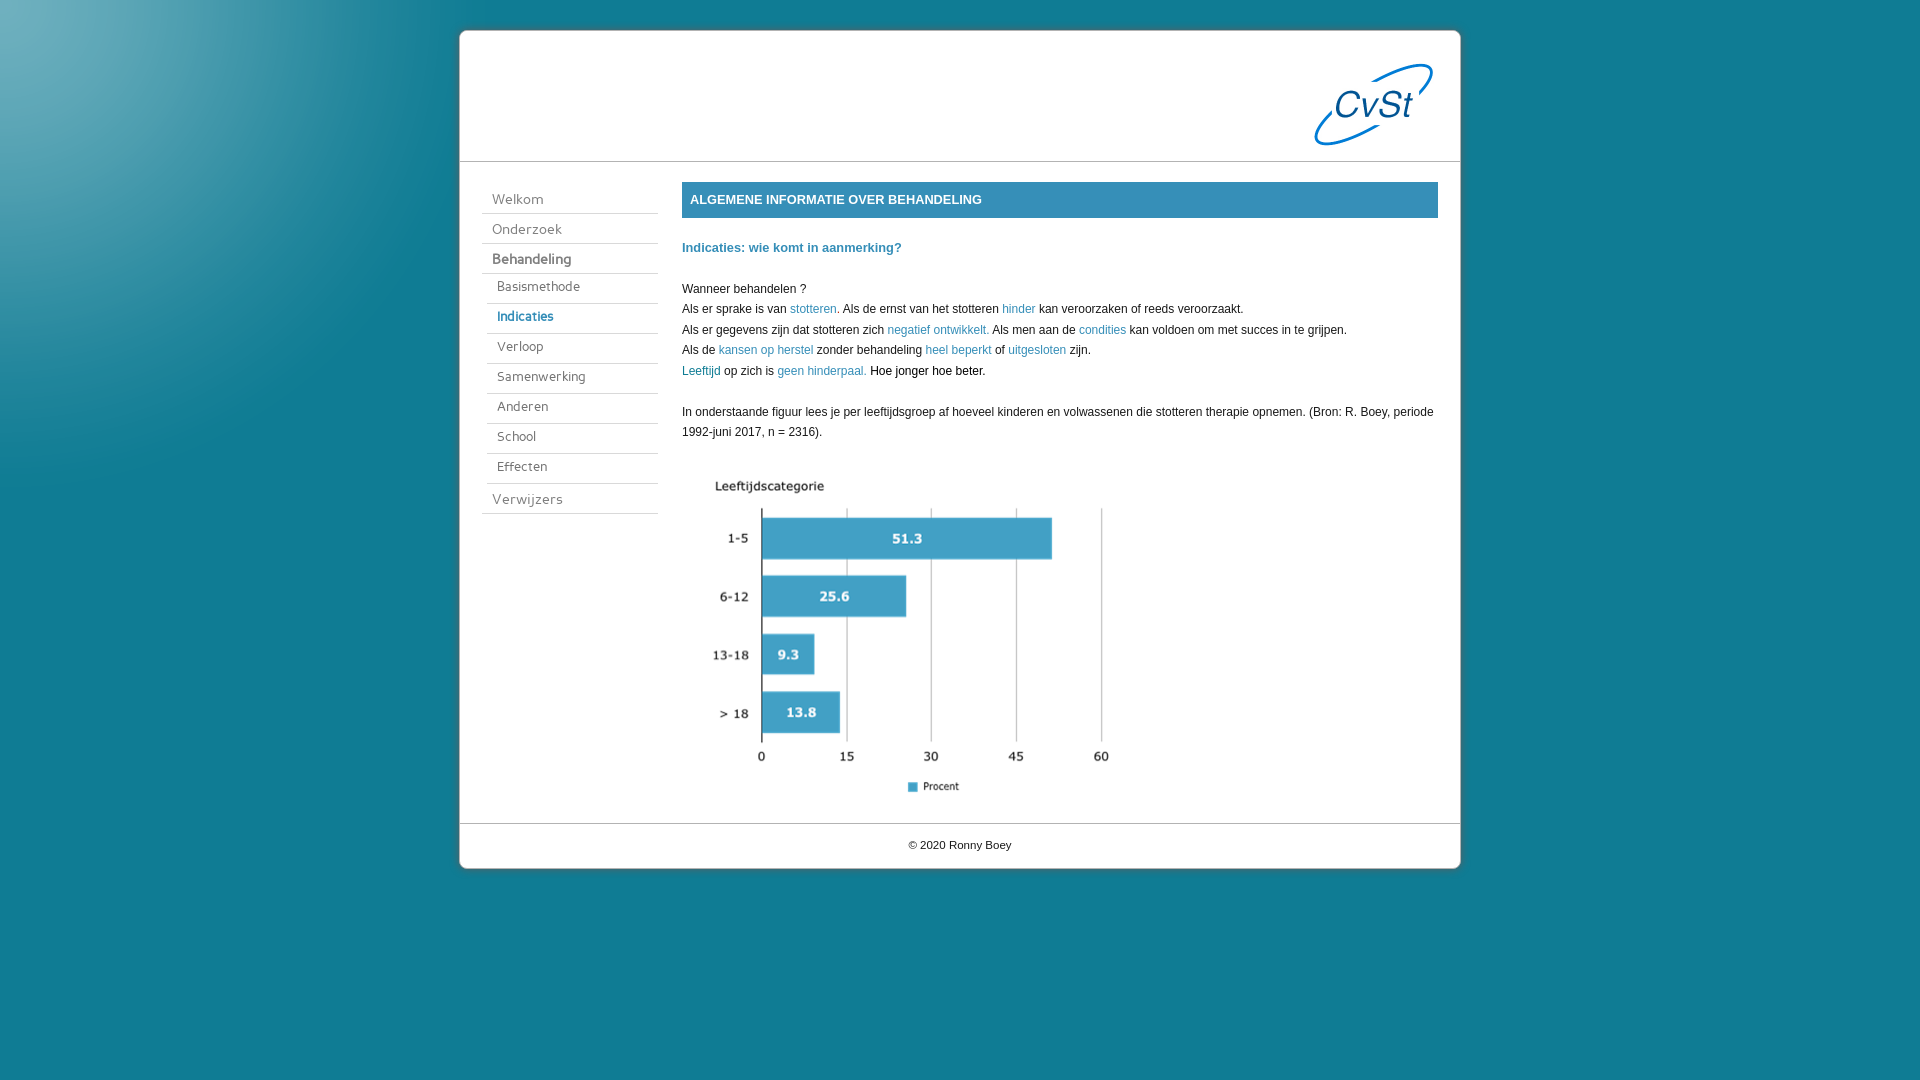 The width and height of the screenshot is (1920, 1080). Describe the element at coordinates (481, 257) in the screenshot. I see `'Behandeling'` at that location.